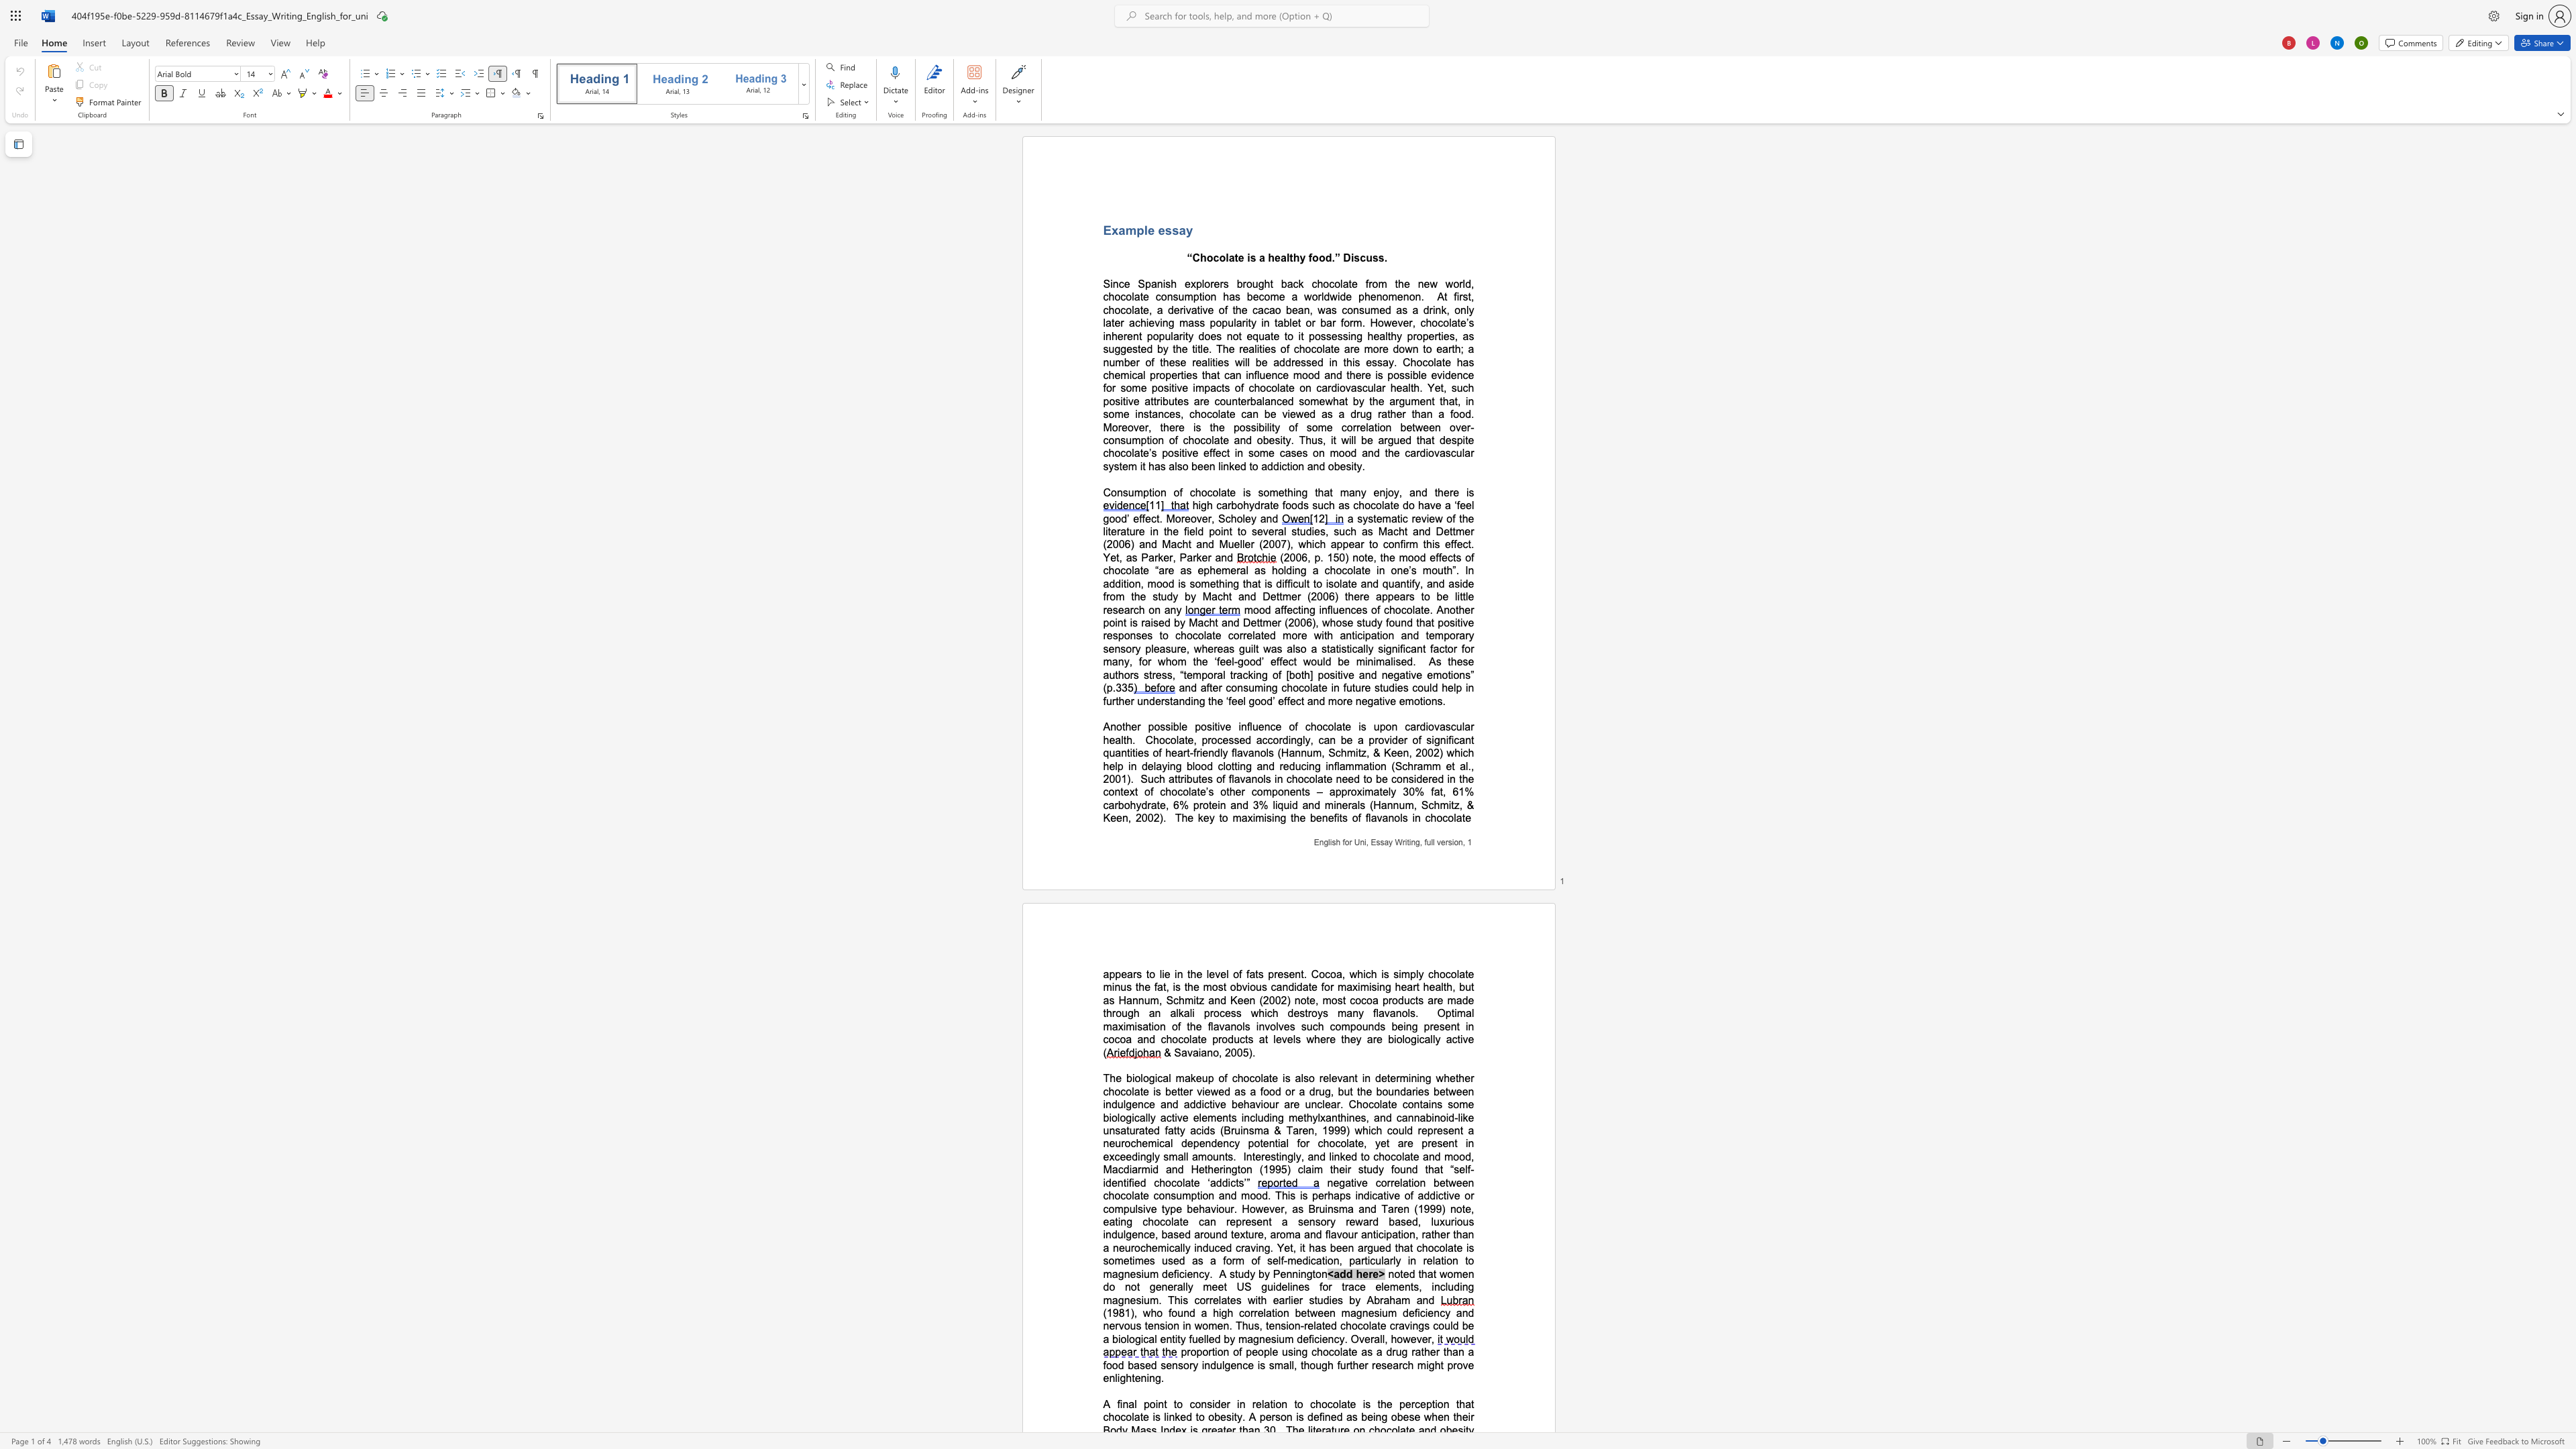 The height and width of the screenshot is (1449, 2576). I want to click on the 2th character "r" in the text, so click(1357, 413).